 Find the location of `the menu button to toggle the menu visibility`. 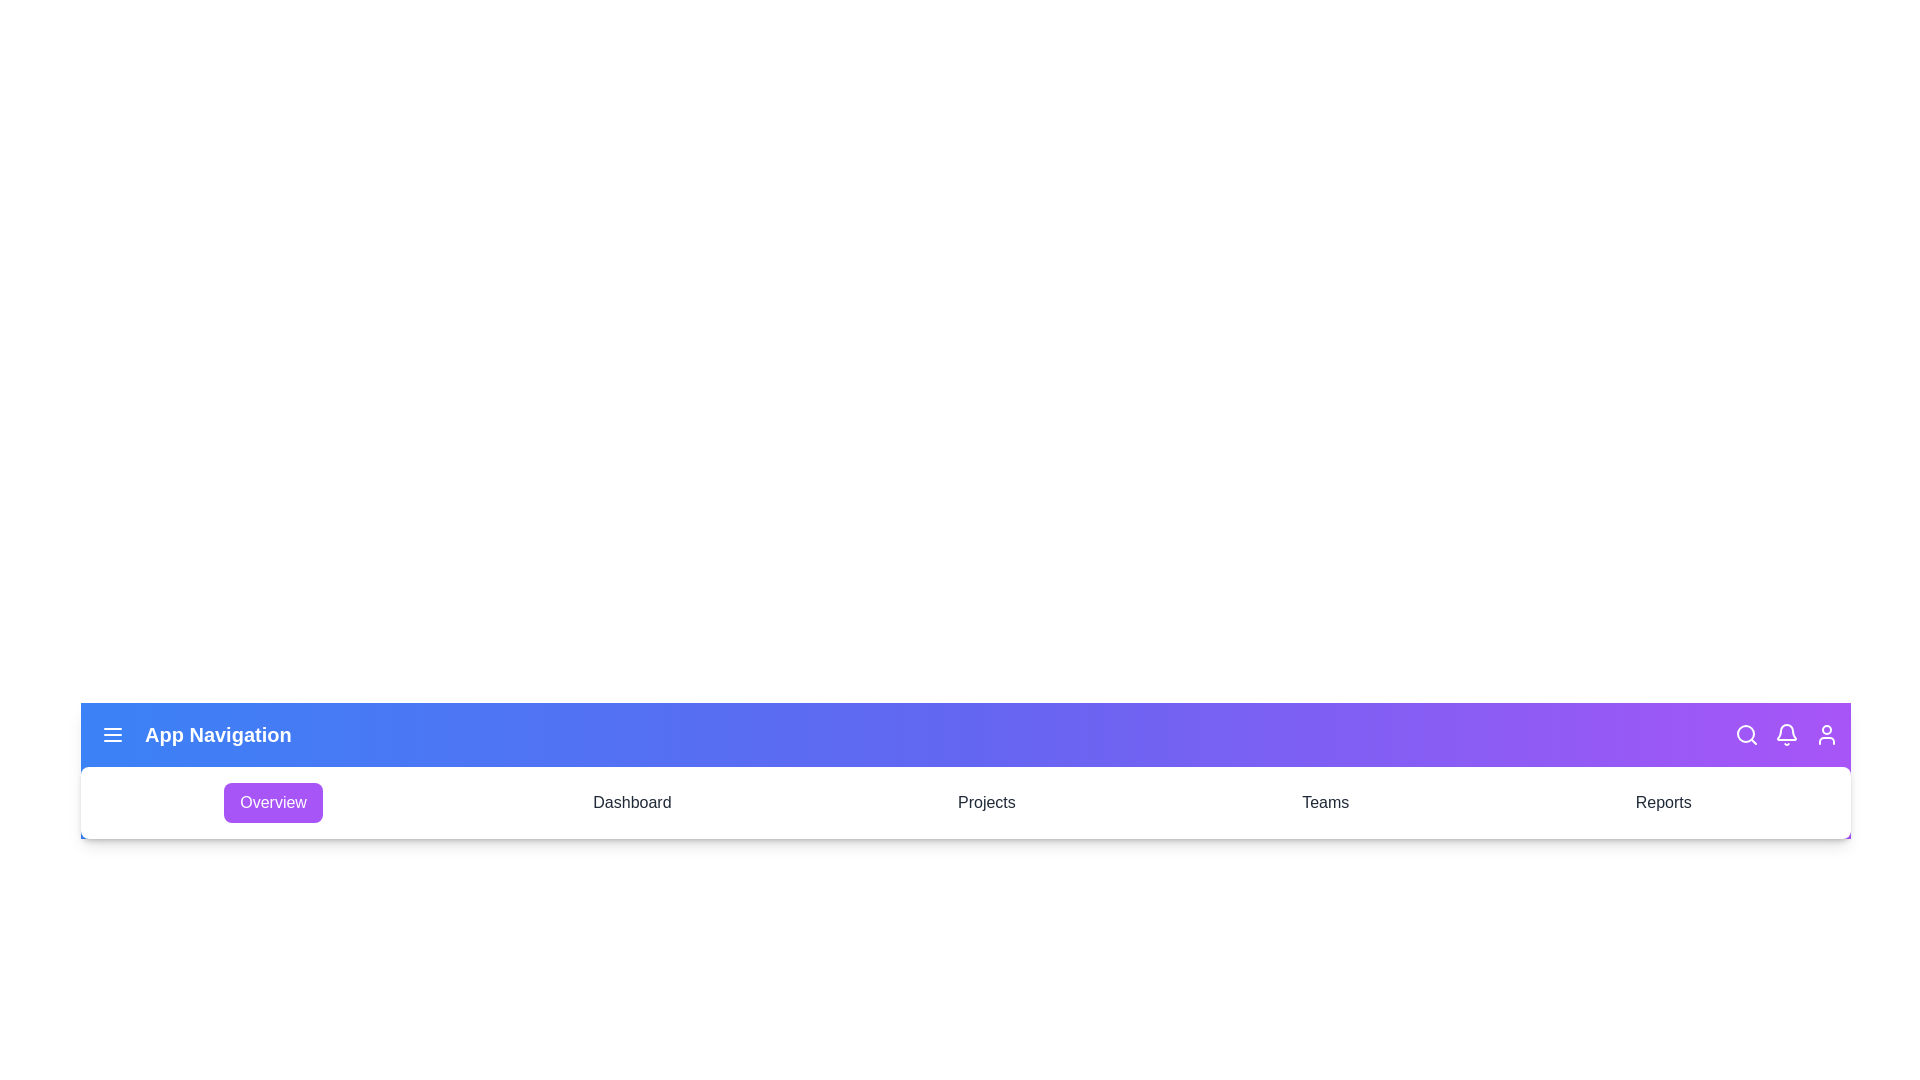

the menu button to toggle the menu visibility is located at coordinates (112, 735).